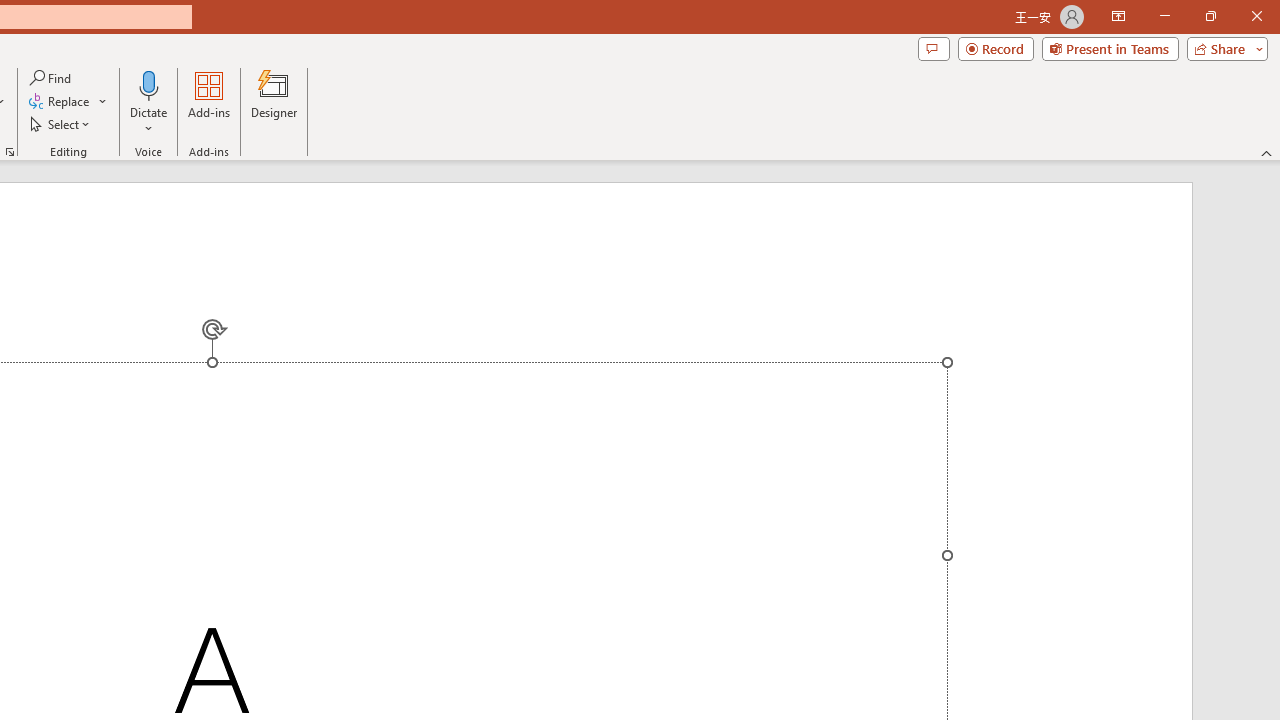  I want to click on 'Restore Down', so click(1209, 16).